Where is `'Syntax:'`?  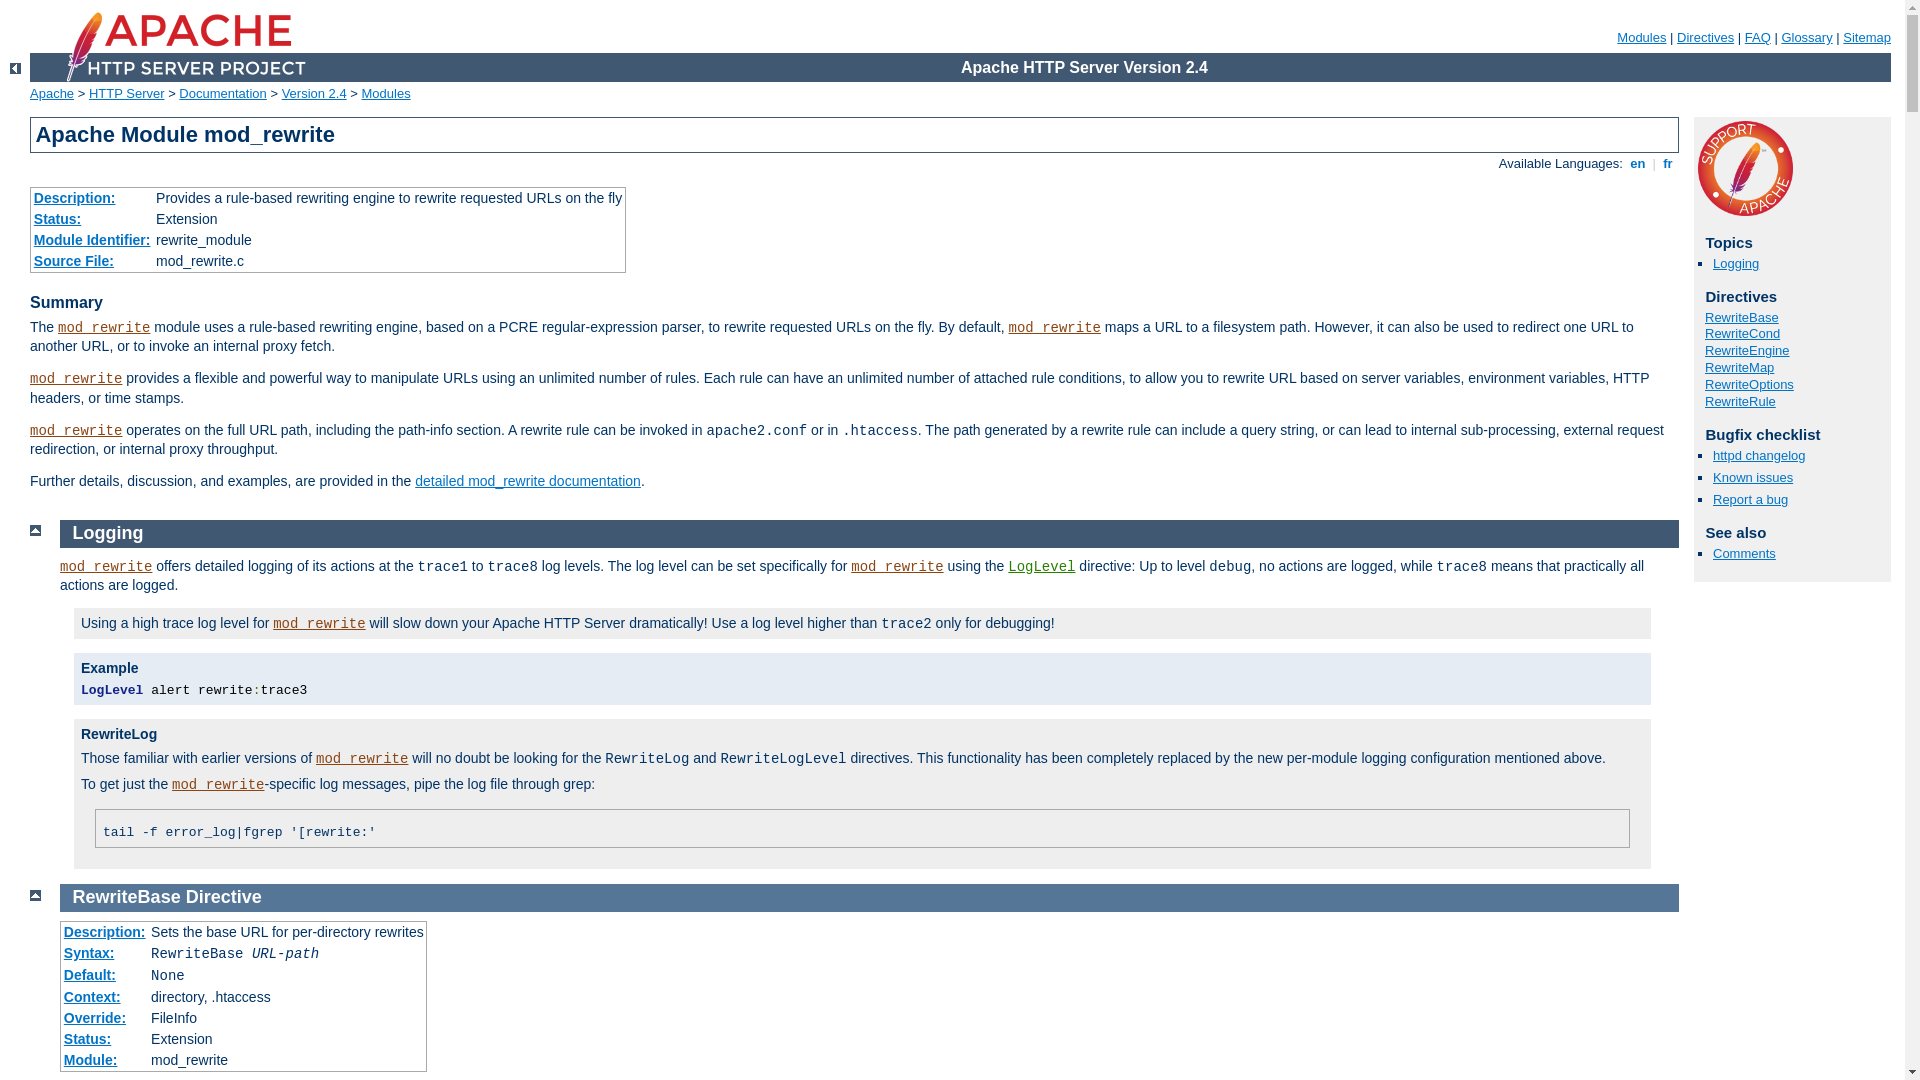
'Syntax:' is located at coordinates (88, 951).